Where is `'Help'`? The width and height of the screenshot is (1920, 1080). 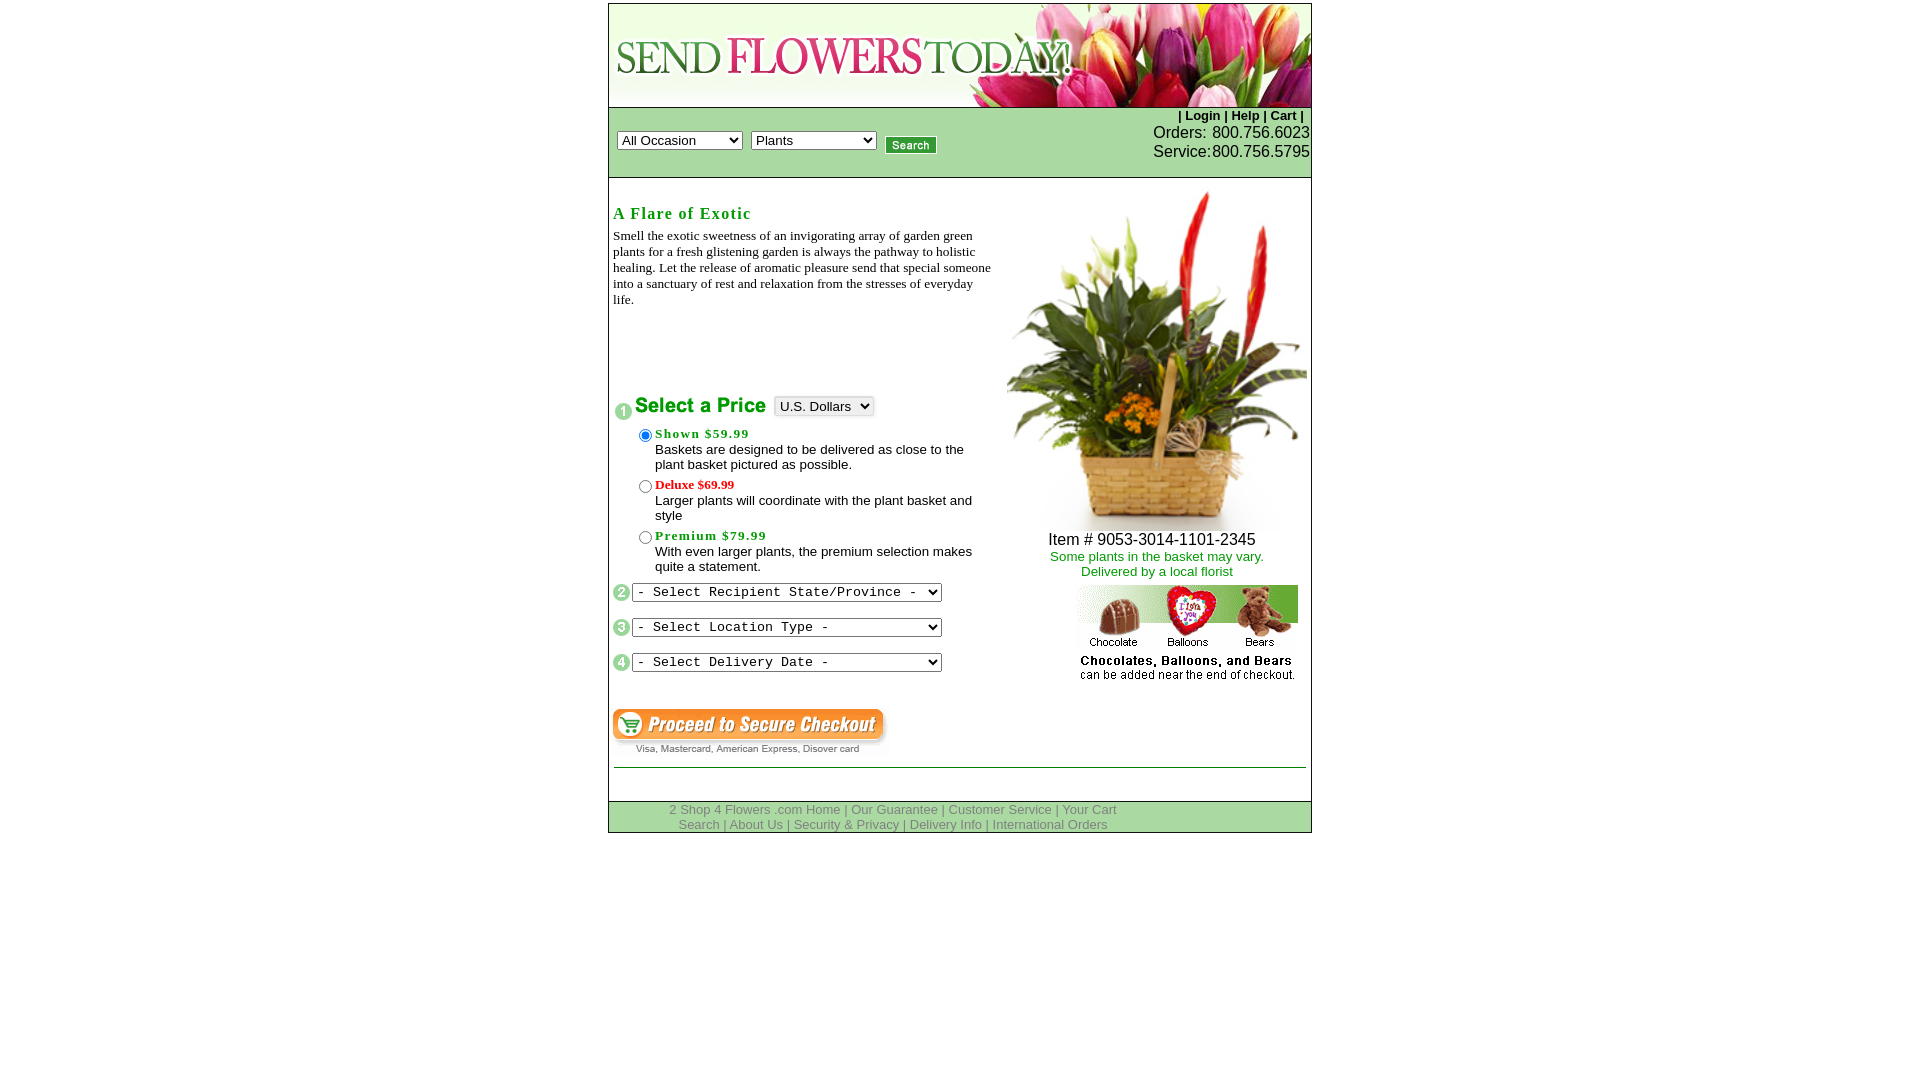 'Help' is located at coordinates (1243, 115).